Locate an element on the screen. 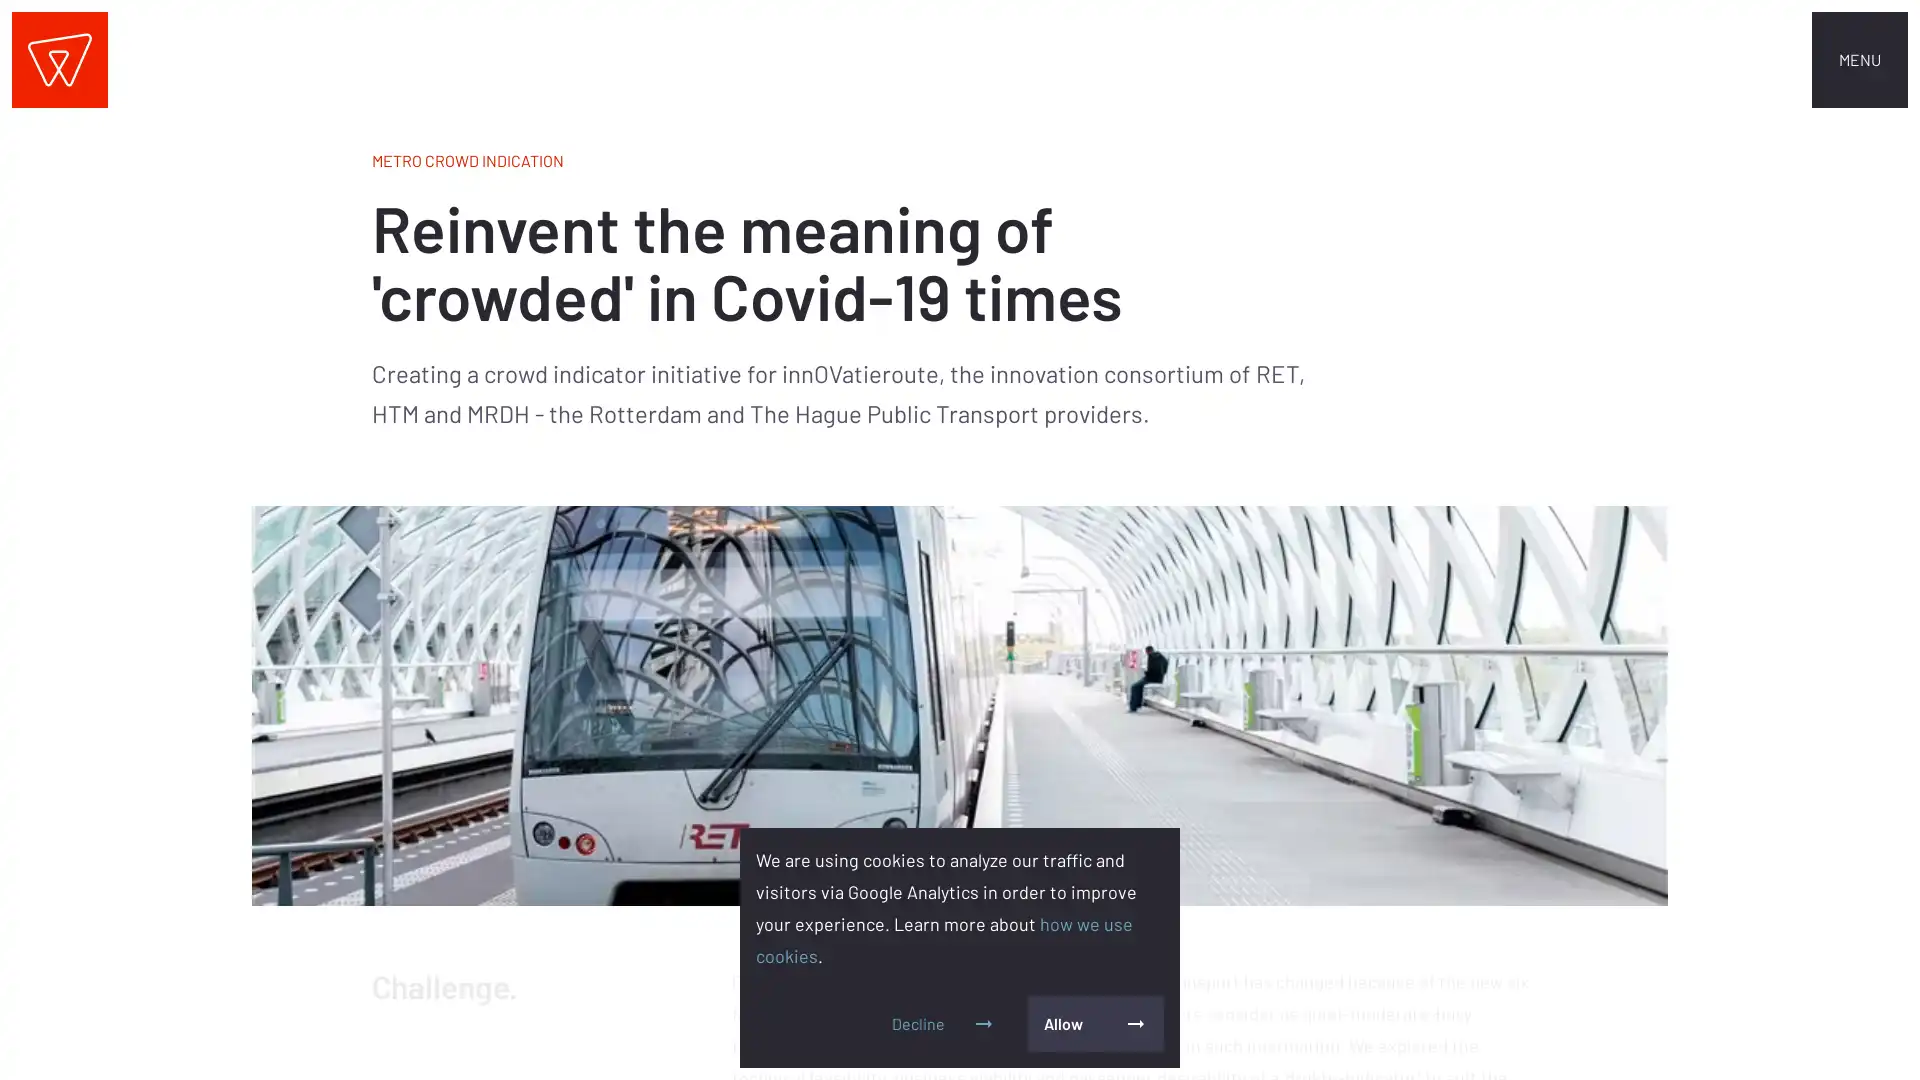 This screenshot has height=1080, width=1920. Decline is located at coordinates (943, 1023).